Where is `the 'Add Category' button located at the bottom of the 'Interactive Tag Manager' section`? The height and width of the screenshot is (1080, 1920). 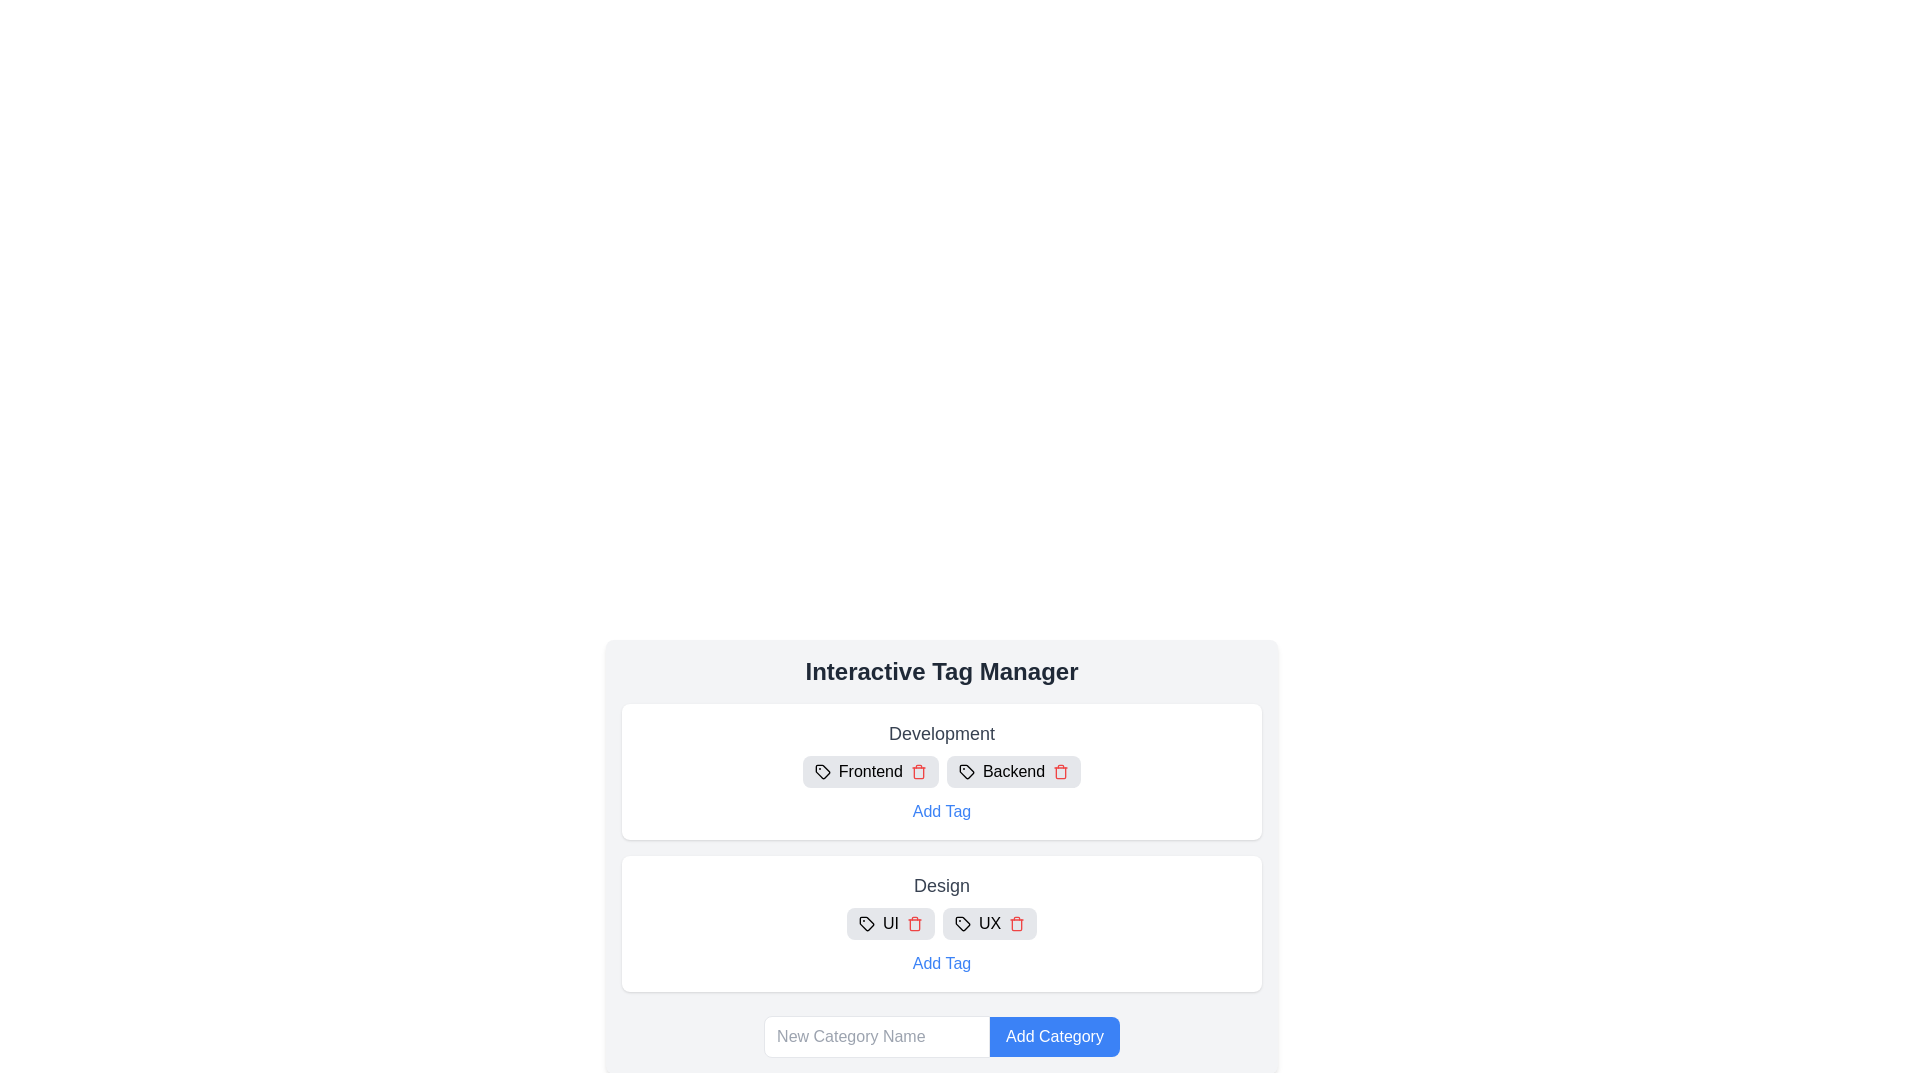
the 'Add Category' button located at the bottom of the 'Interactive Tag Manager' section is located at coordinates (940, 1036).